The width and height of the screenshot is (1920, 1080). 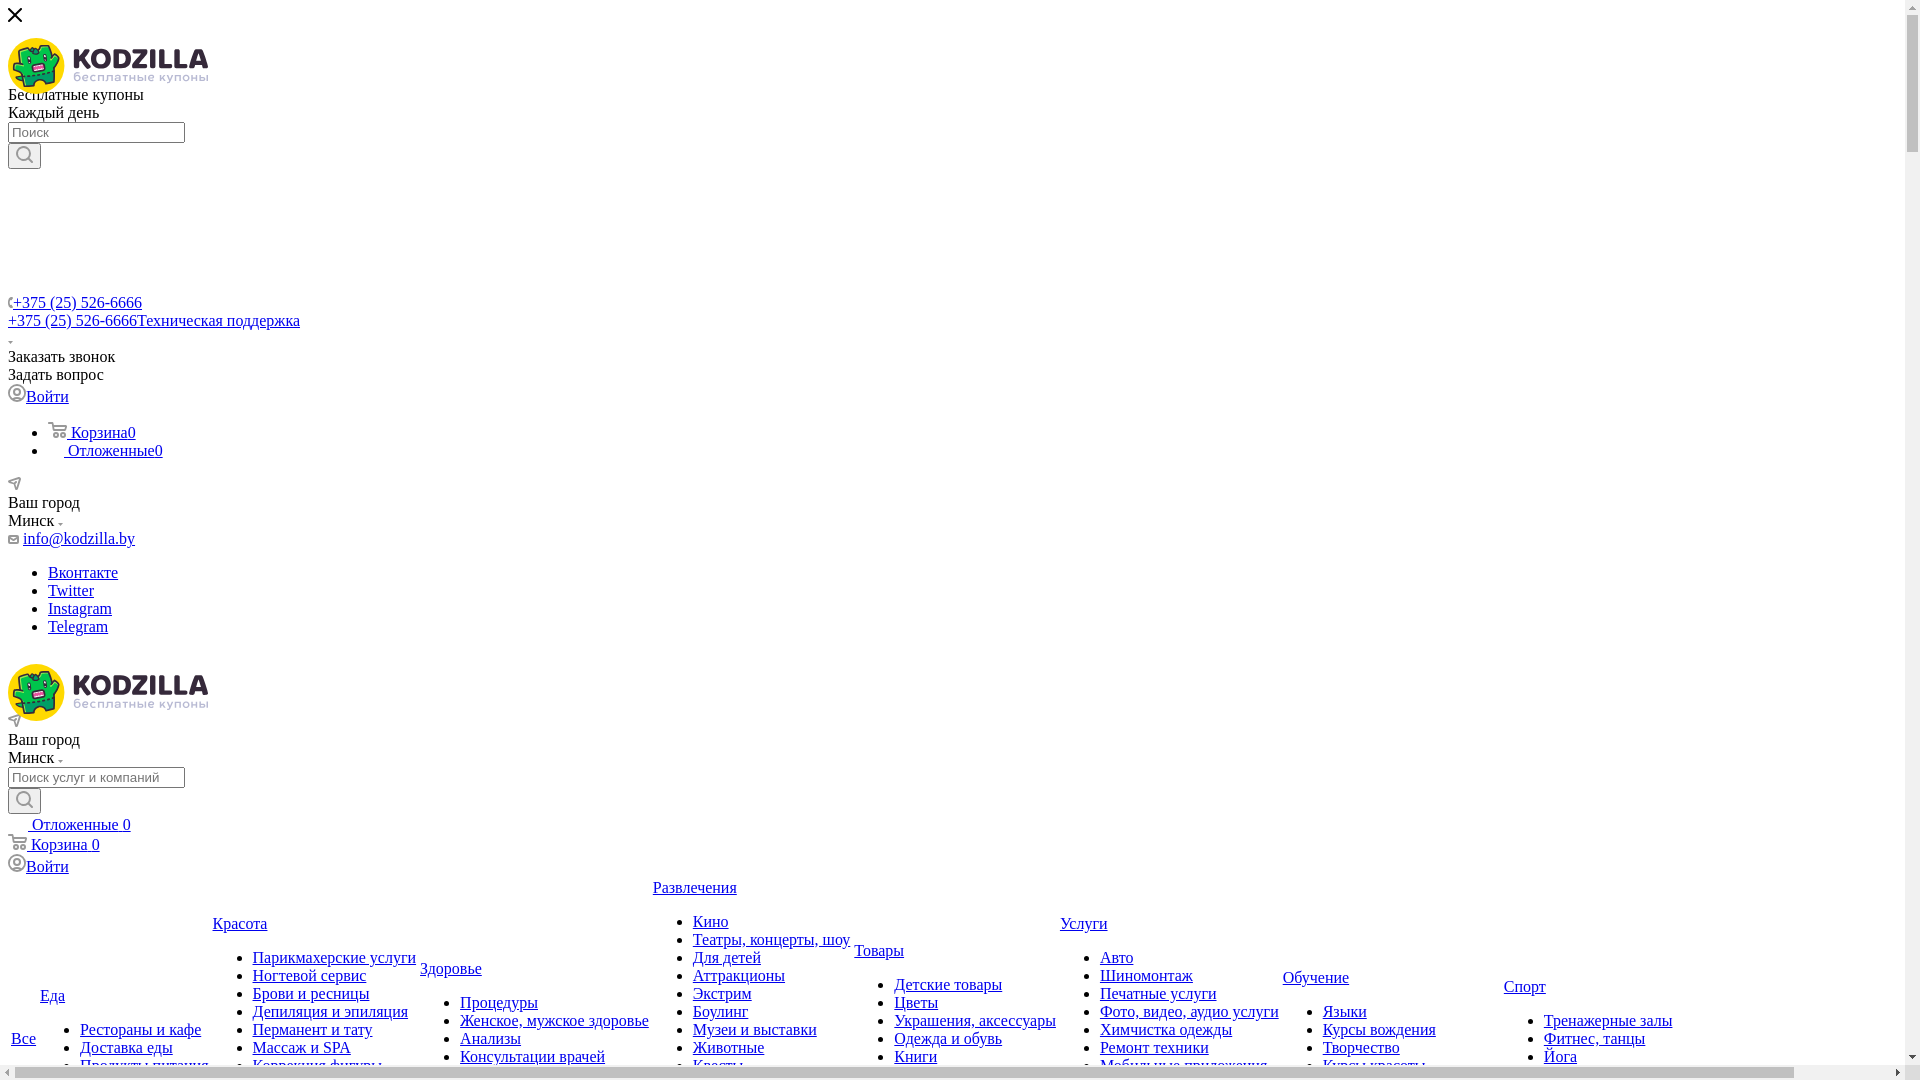 What do you see at coordinates (71, 589) in the screenshot?
I see `'Twitter'` at bounding box center [71, 589].